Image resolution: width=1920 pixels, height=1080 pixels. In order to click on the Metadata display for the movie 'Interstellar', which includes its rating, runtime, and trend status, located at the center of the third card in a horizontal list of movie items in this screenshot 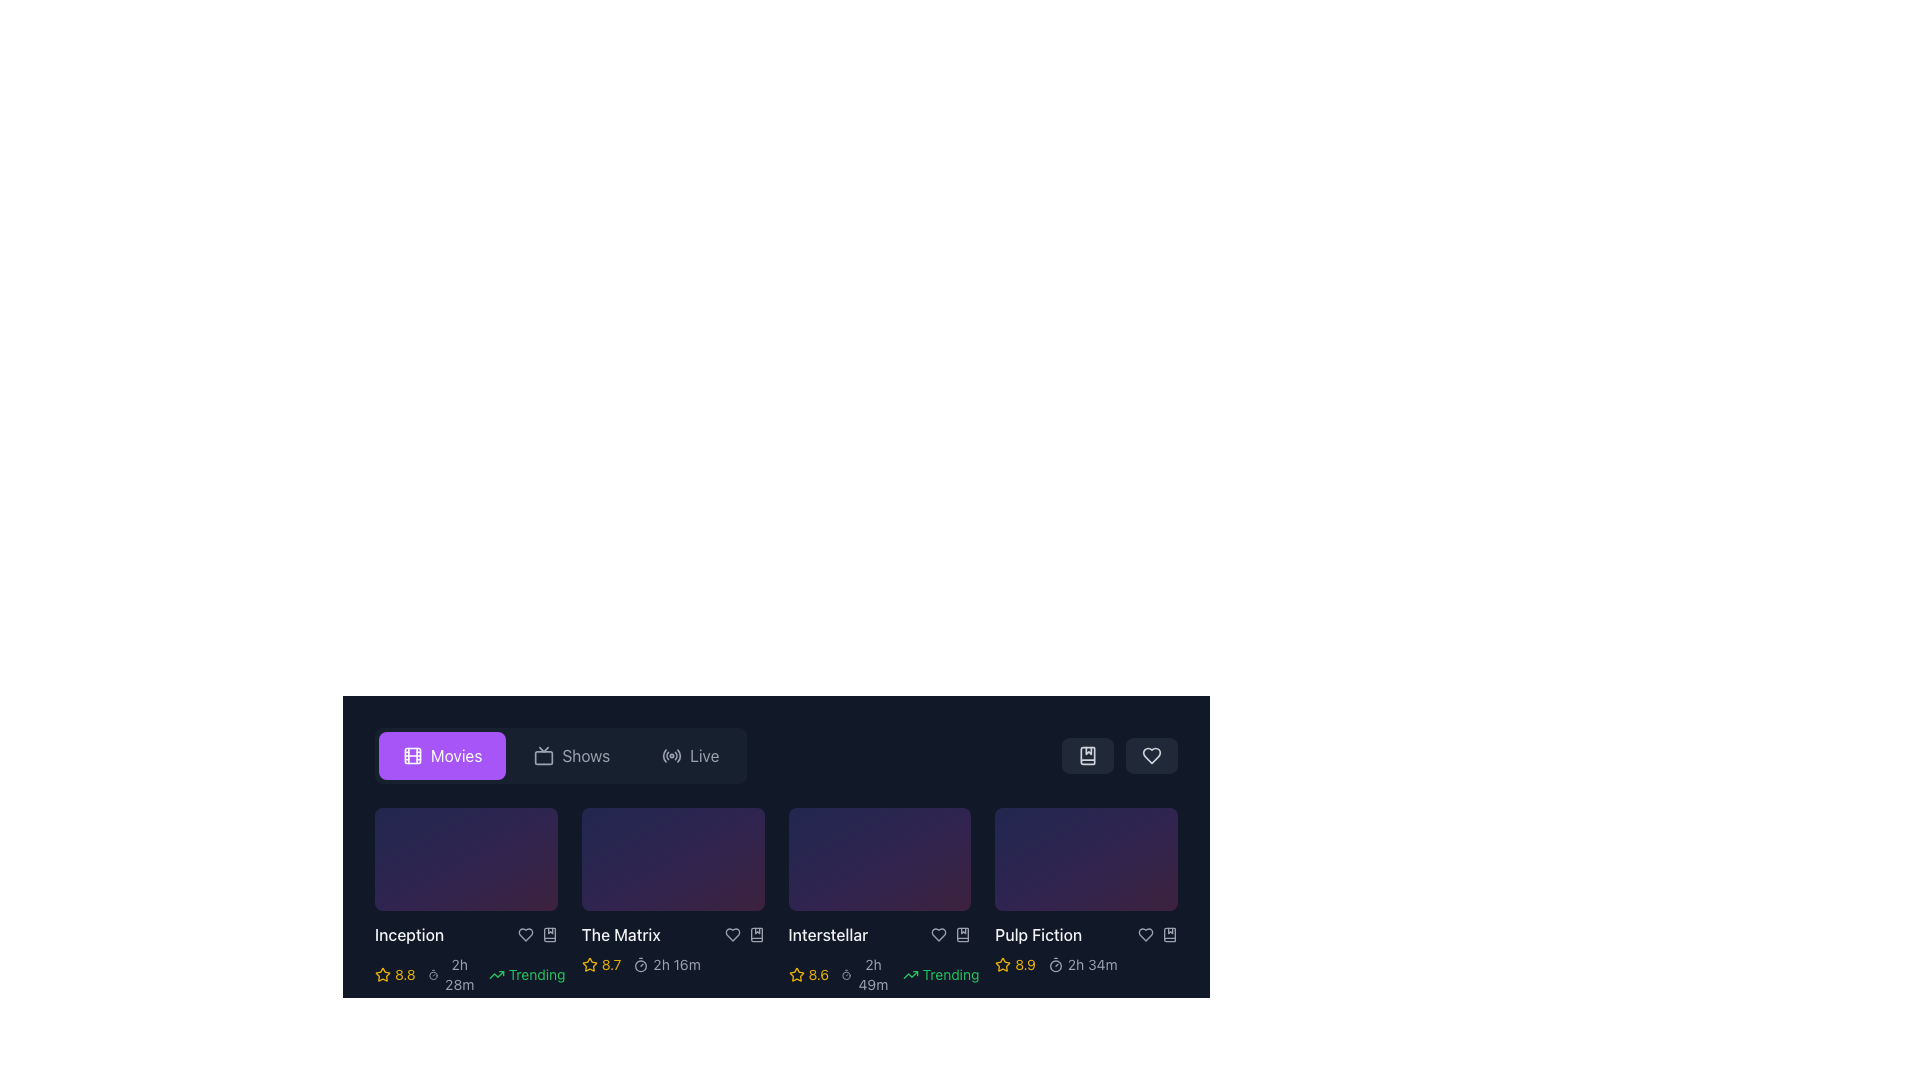, I will do `click(879, 957)`.